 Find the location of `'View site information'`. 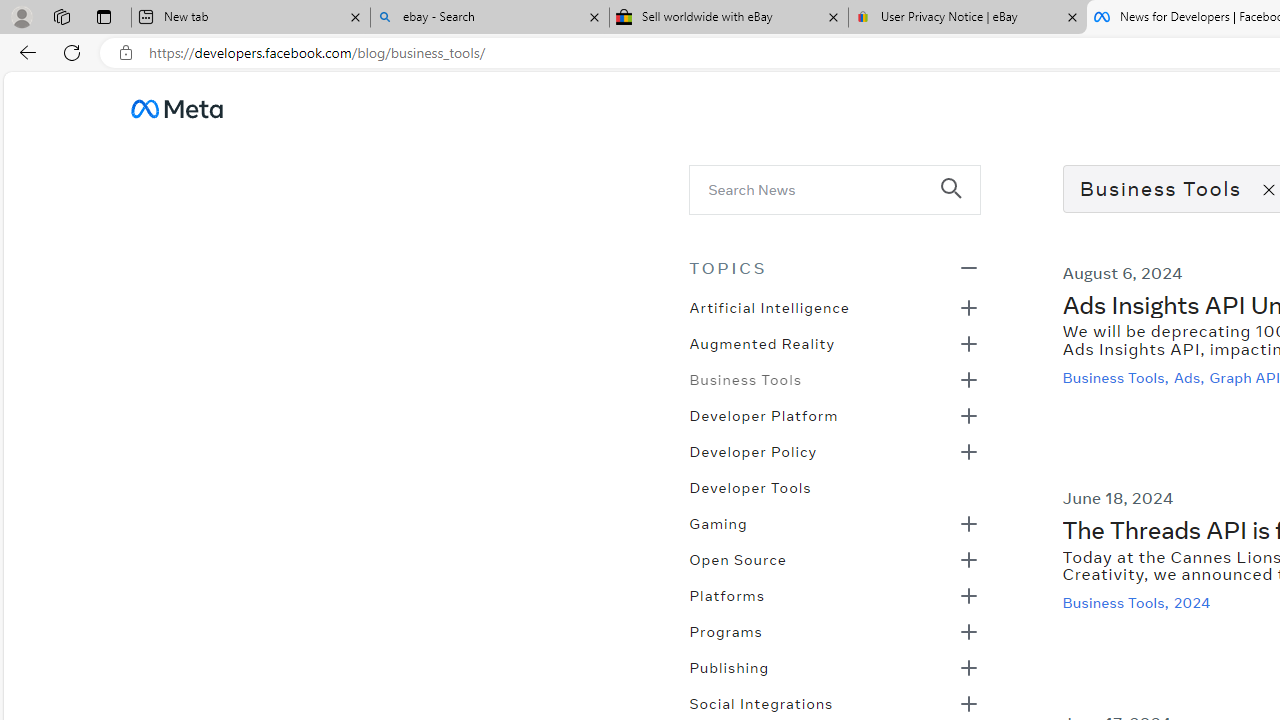

'View site information' is located at coordinates (125, 52).